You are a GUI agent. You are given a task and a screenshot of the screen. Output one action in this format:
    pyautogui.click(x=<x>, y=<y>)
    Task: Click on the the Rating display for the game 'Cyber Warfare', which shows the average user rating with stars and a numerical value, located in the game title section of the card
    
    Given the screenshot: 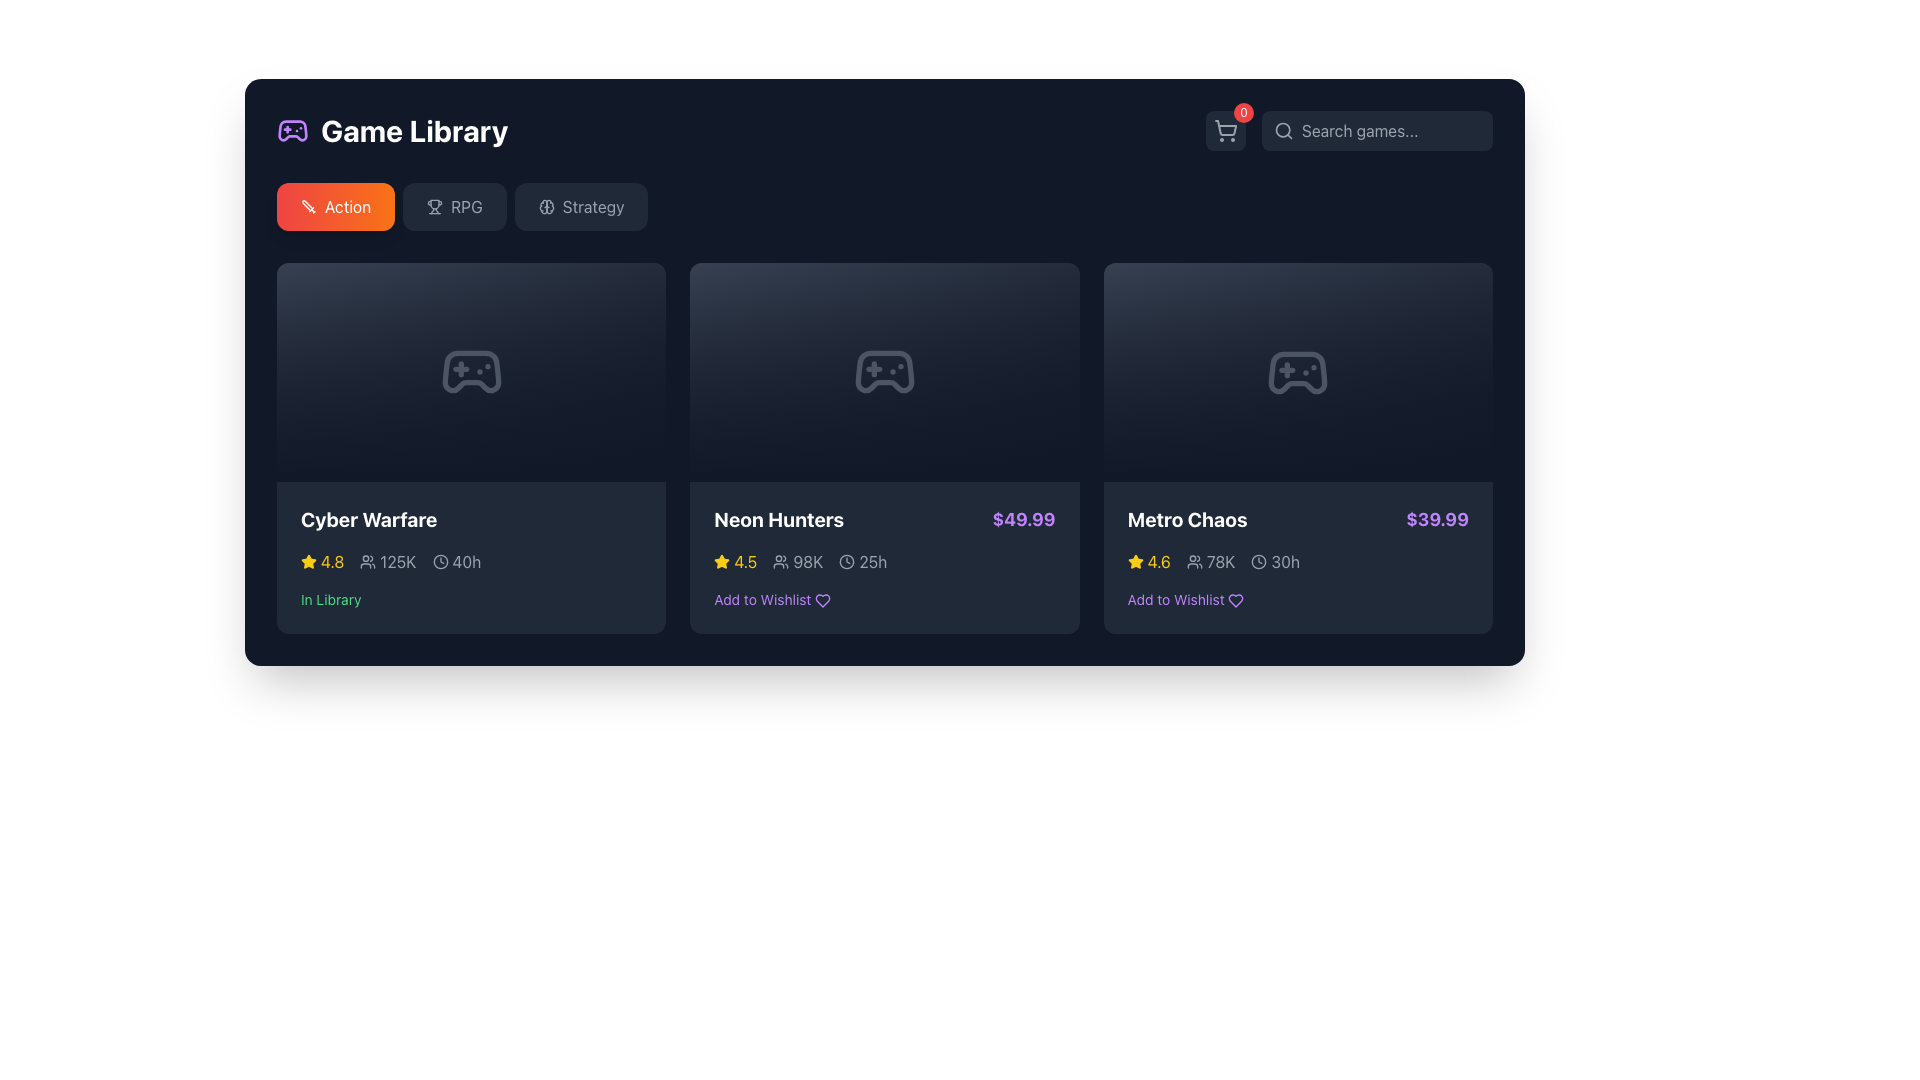 What is the action you would take?
    pyautogui.click(x=322, y=562)
    